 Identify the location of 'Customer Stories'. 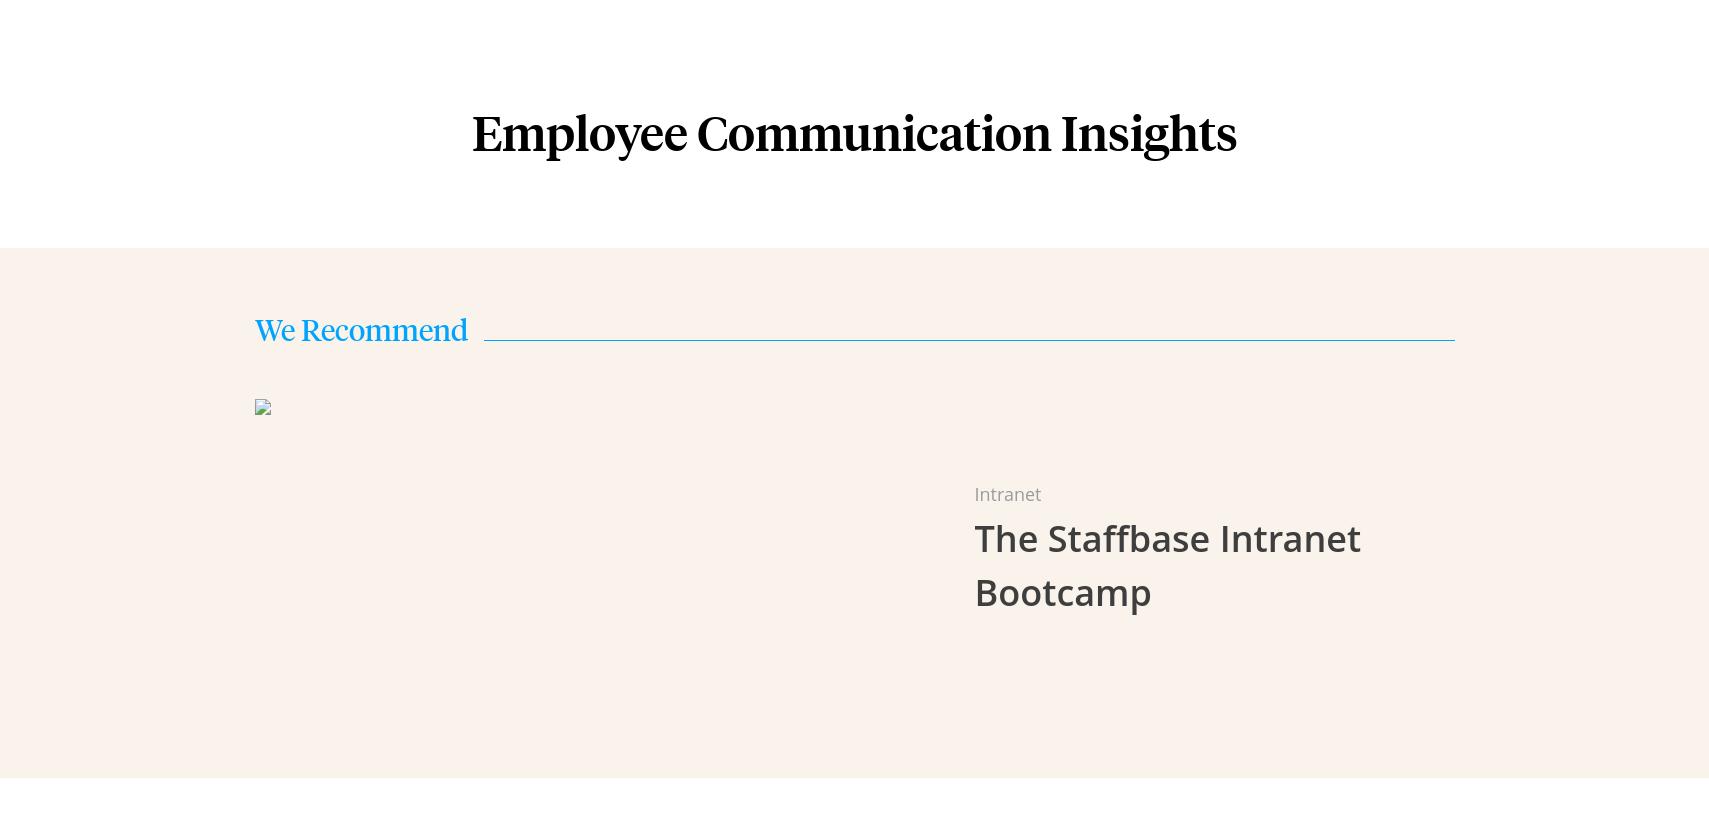
(607, 253).